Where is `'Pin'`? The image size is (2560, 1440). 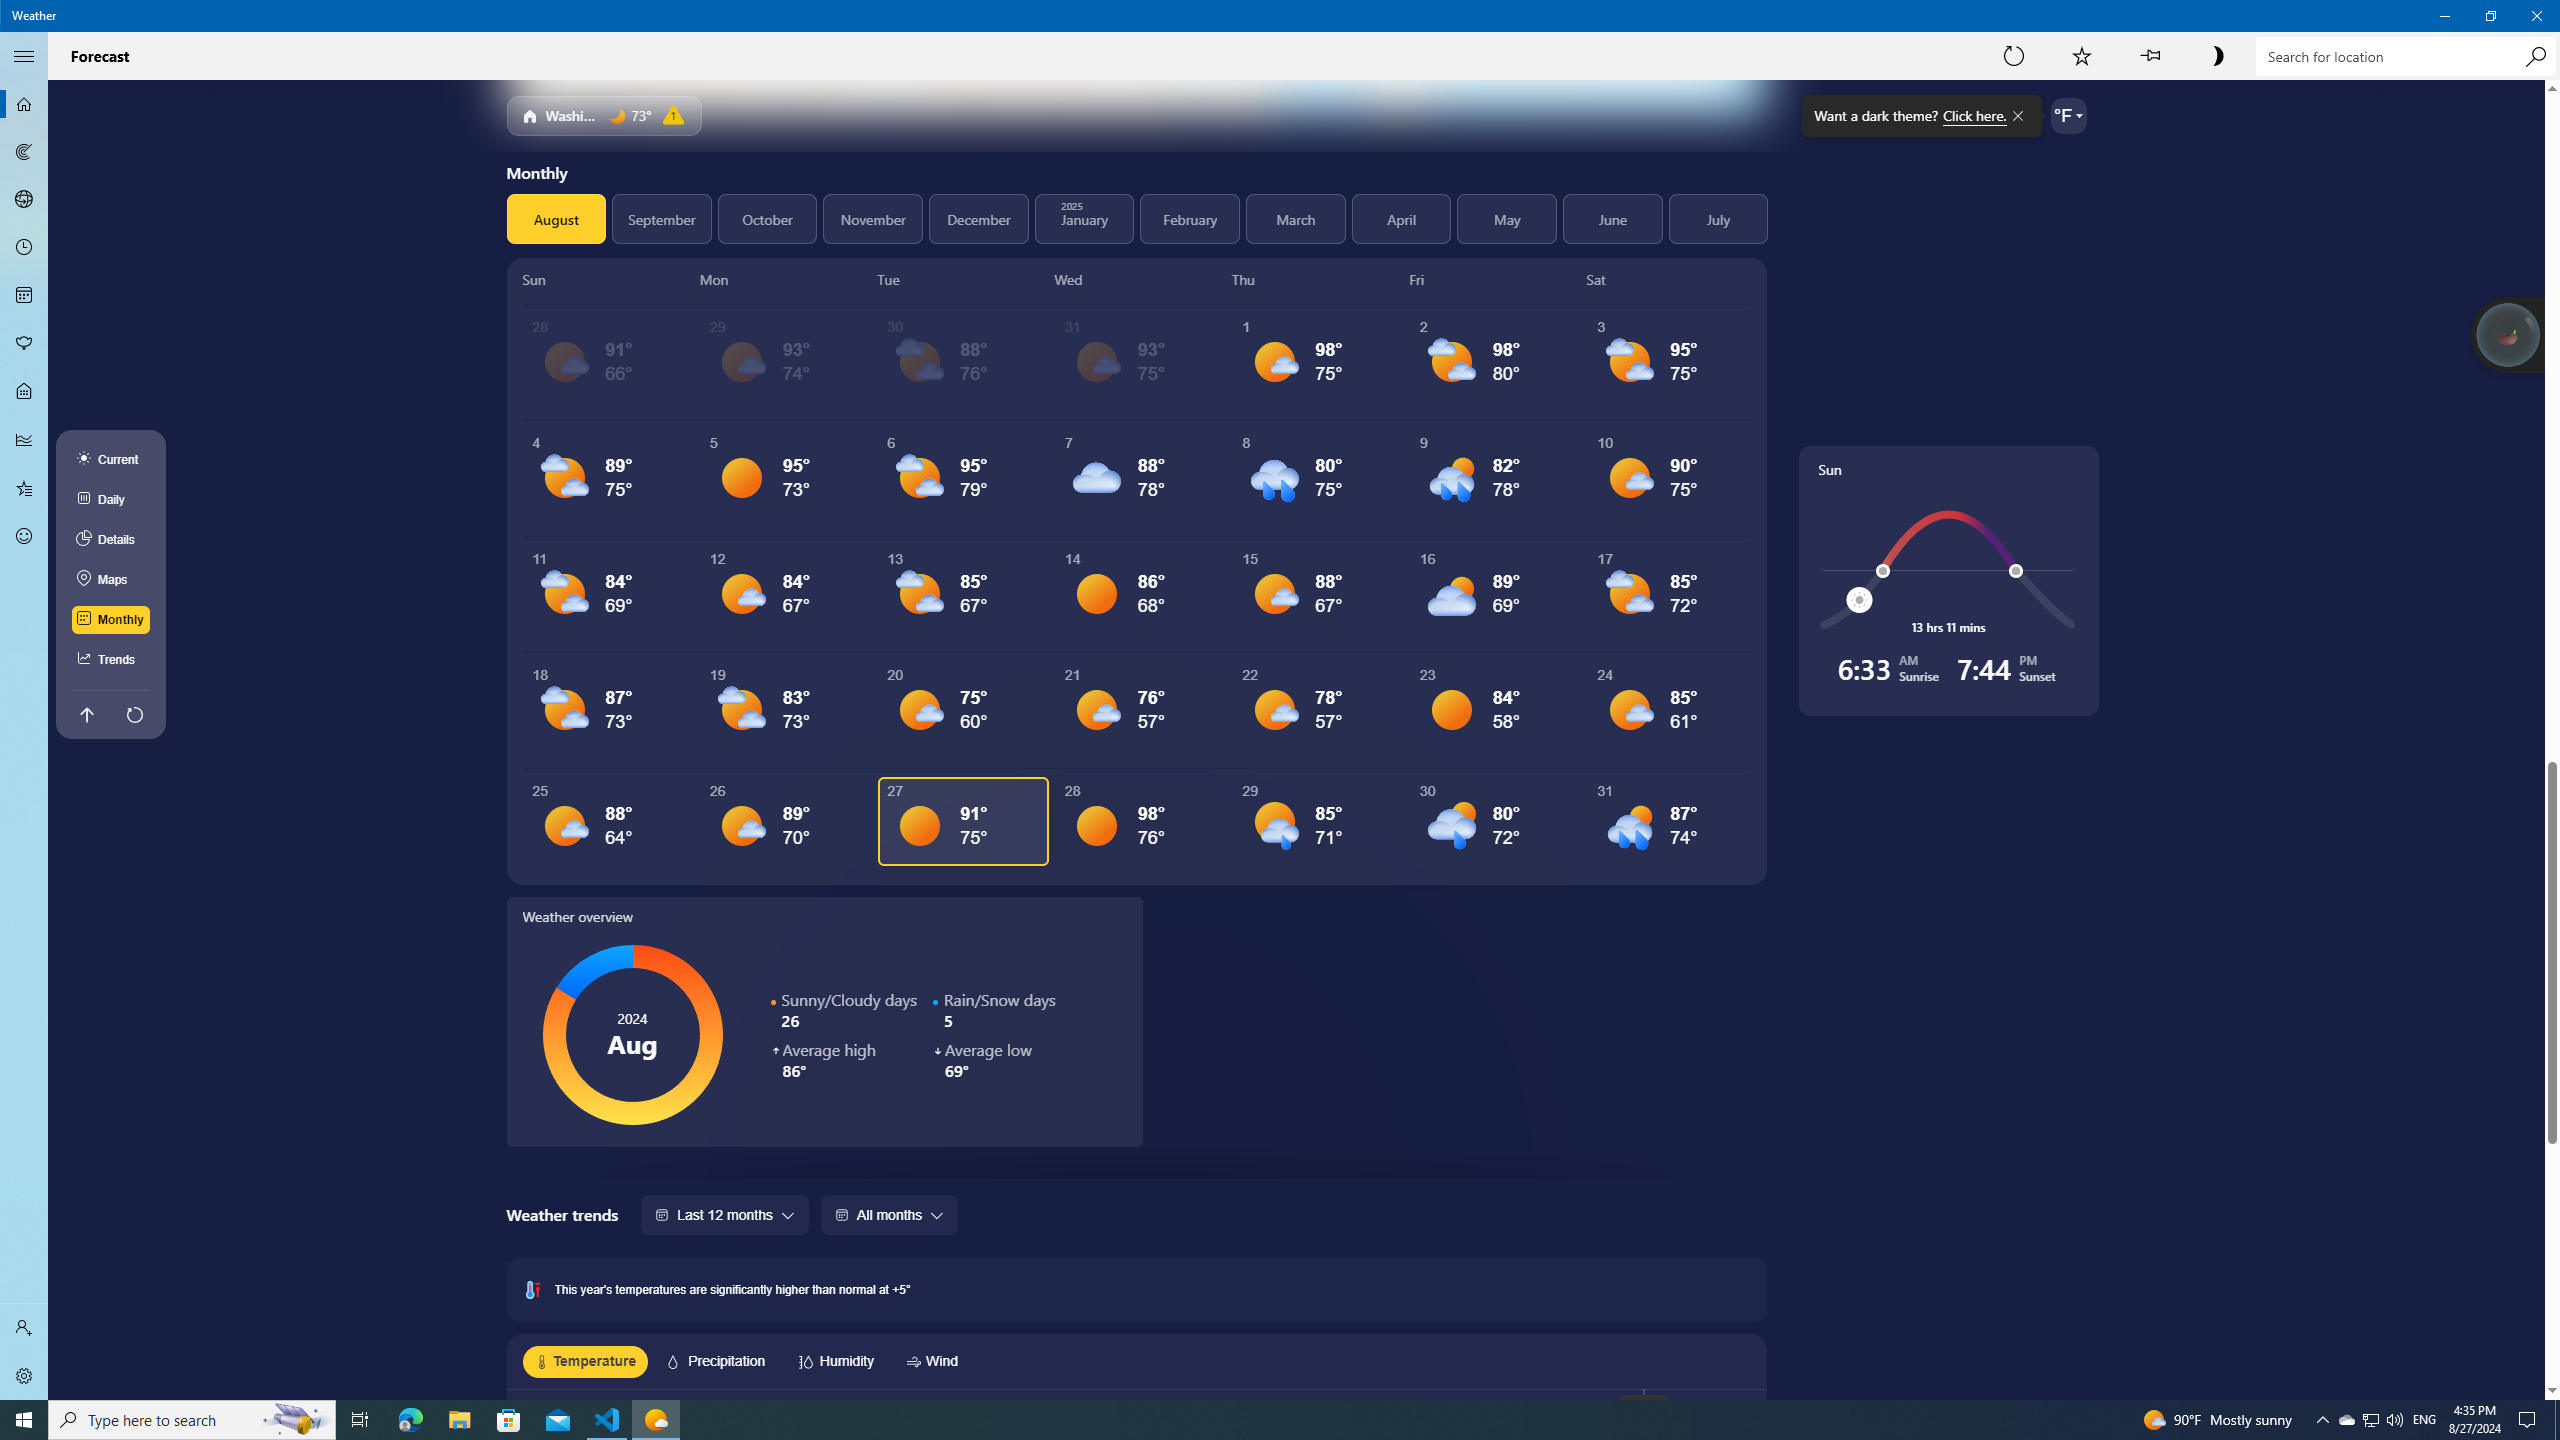
'Pin' is located at coordinates (2149, 55).